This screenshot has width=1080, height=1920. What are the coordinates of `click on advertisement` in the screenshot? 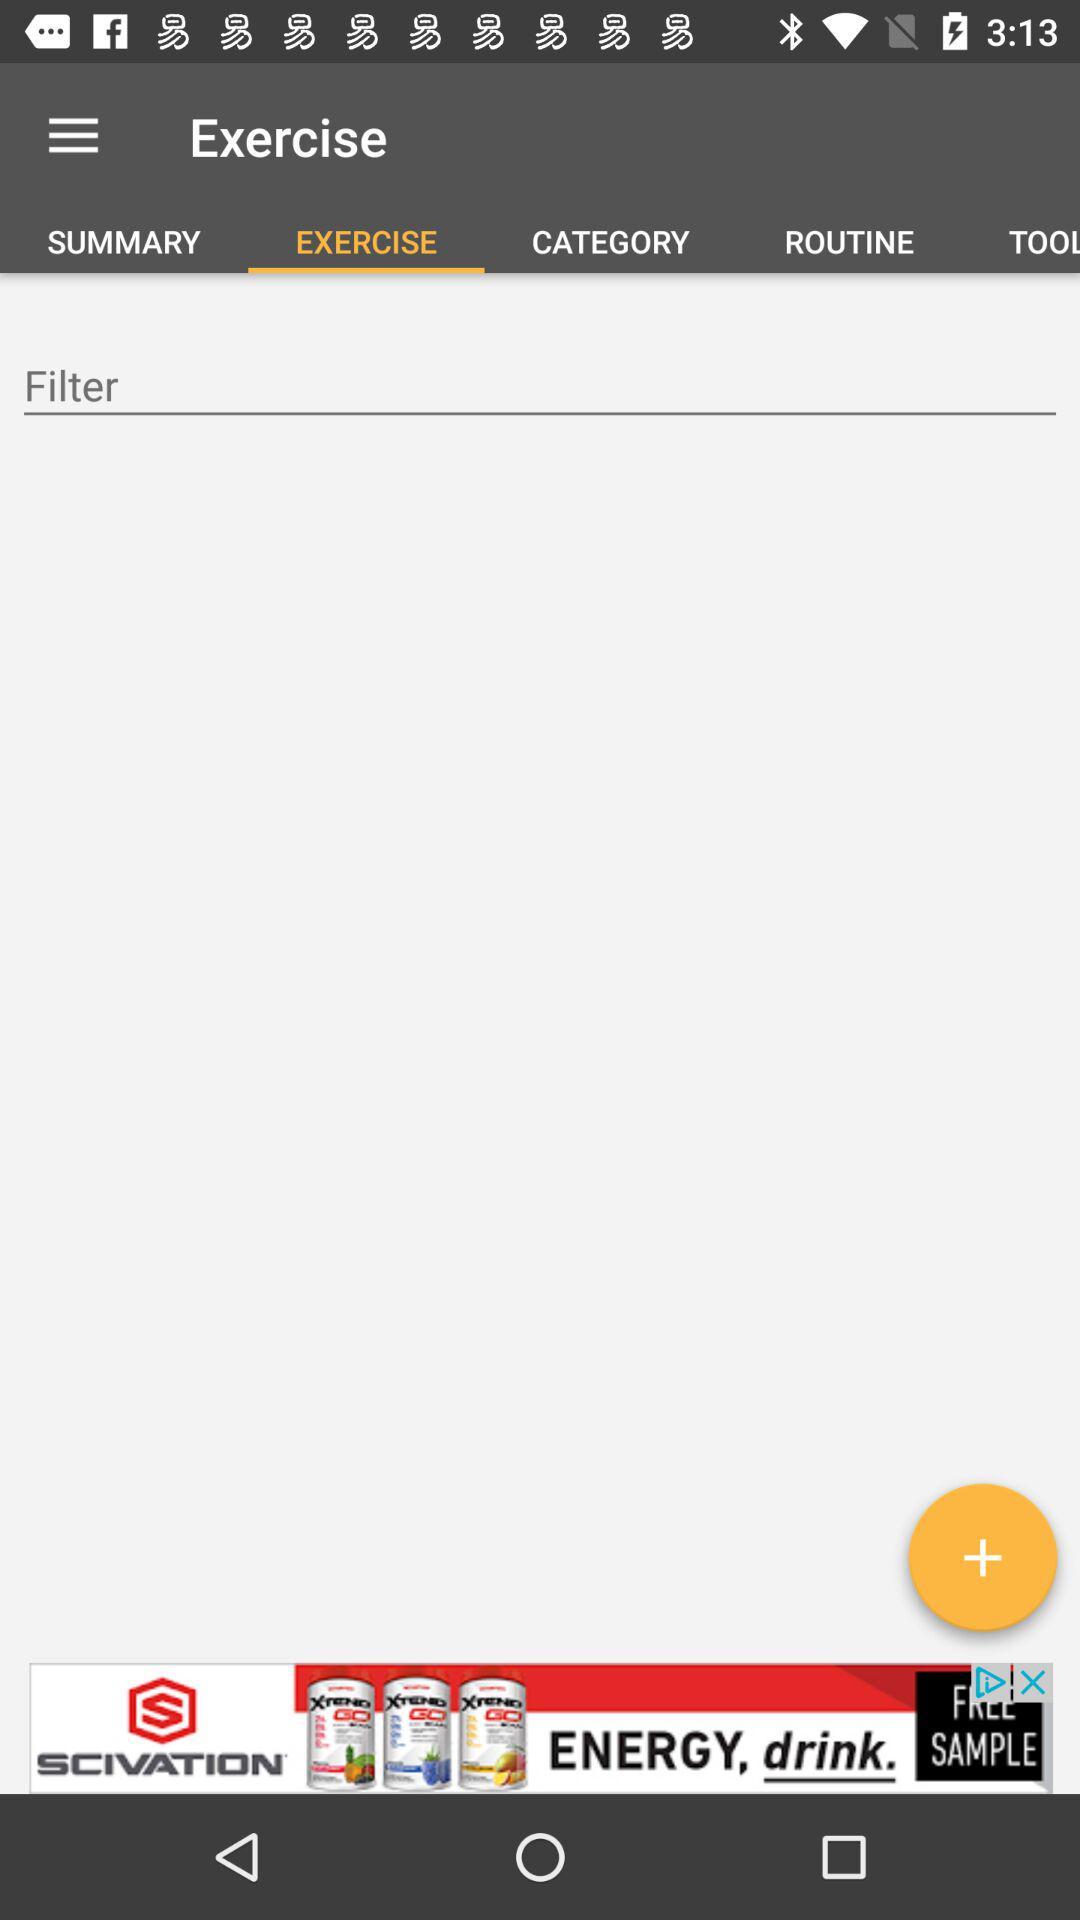 It's located at (540, 1727).